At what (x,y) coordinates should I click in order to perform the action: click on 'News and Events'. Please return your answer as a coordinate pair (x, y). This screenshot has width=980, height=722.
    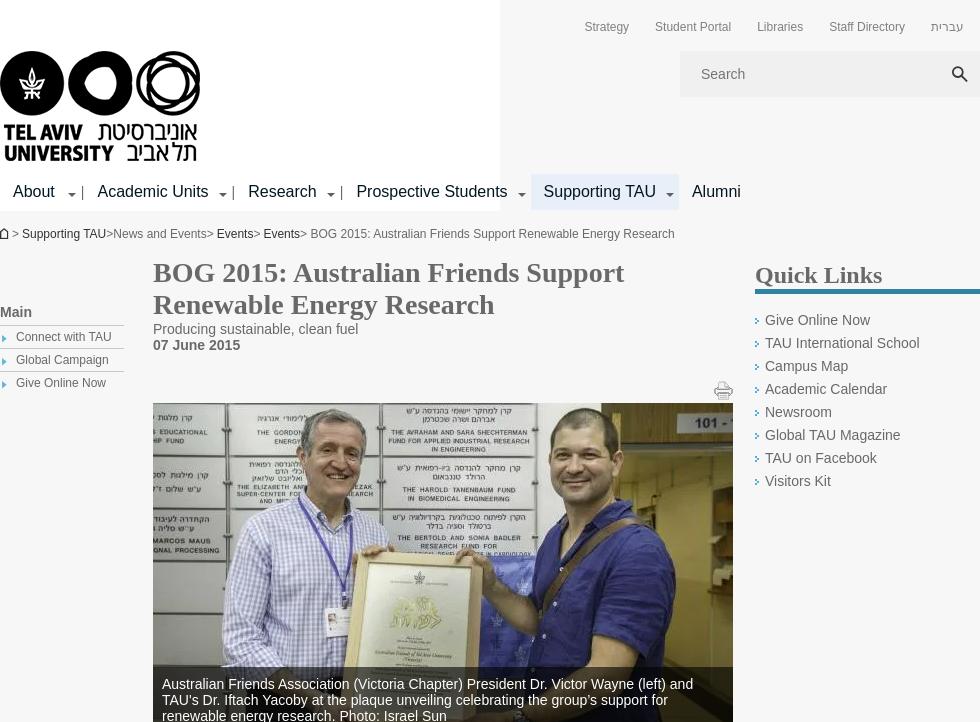
    Looking at the image, I should click on (112, 233).